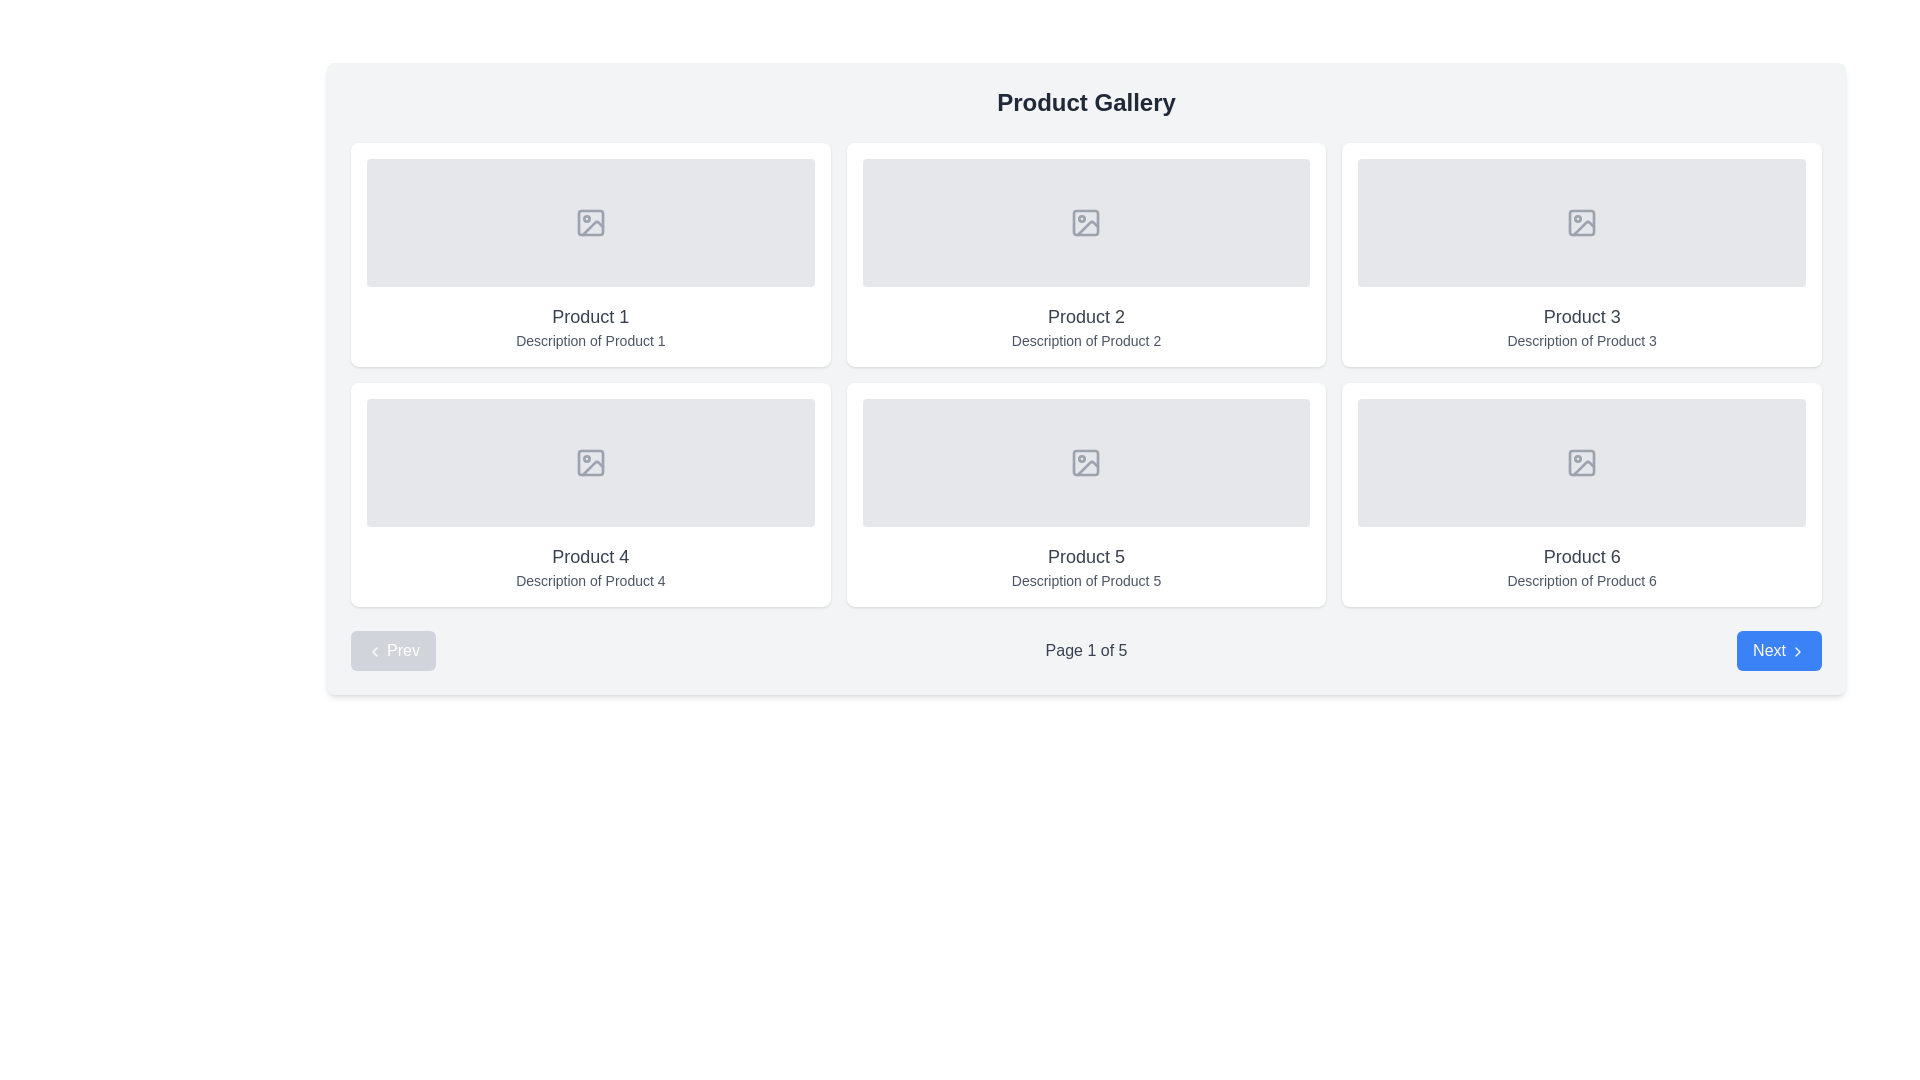 The height and width of the screenshot is (1080, 1920). Describe the element at coordinates (1085, 223) in the screenshot. I see `the visual indicator for the image placeholder located in the card titled 'Product 2' in the second column of the first row` at that location.